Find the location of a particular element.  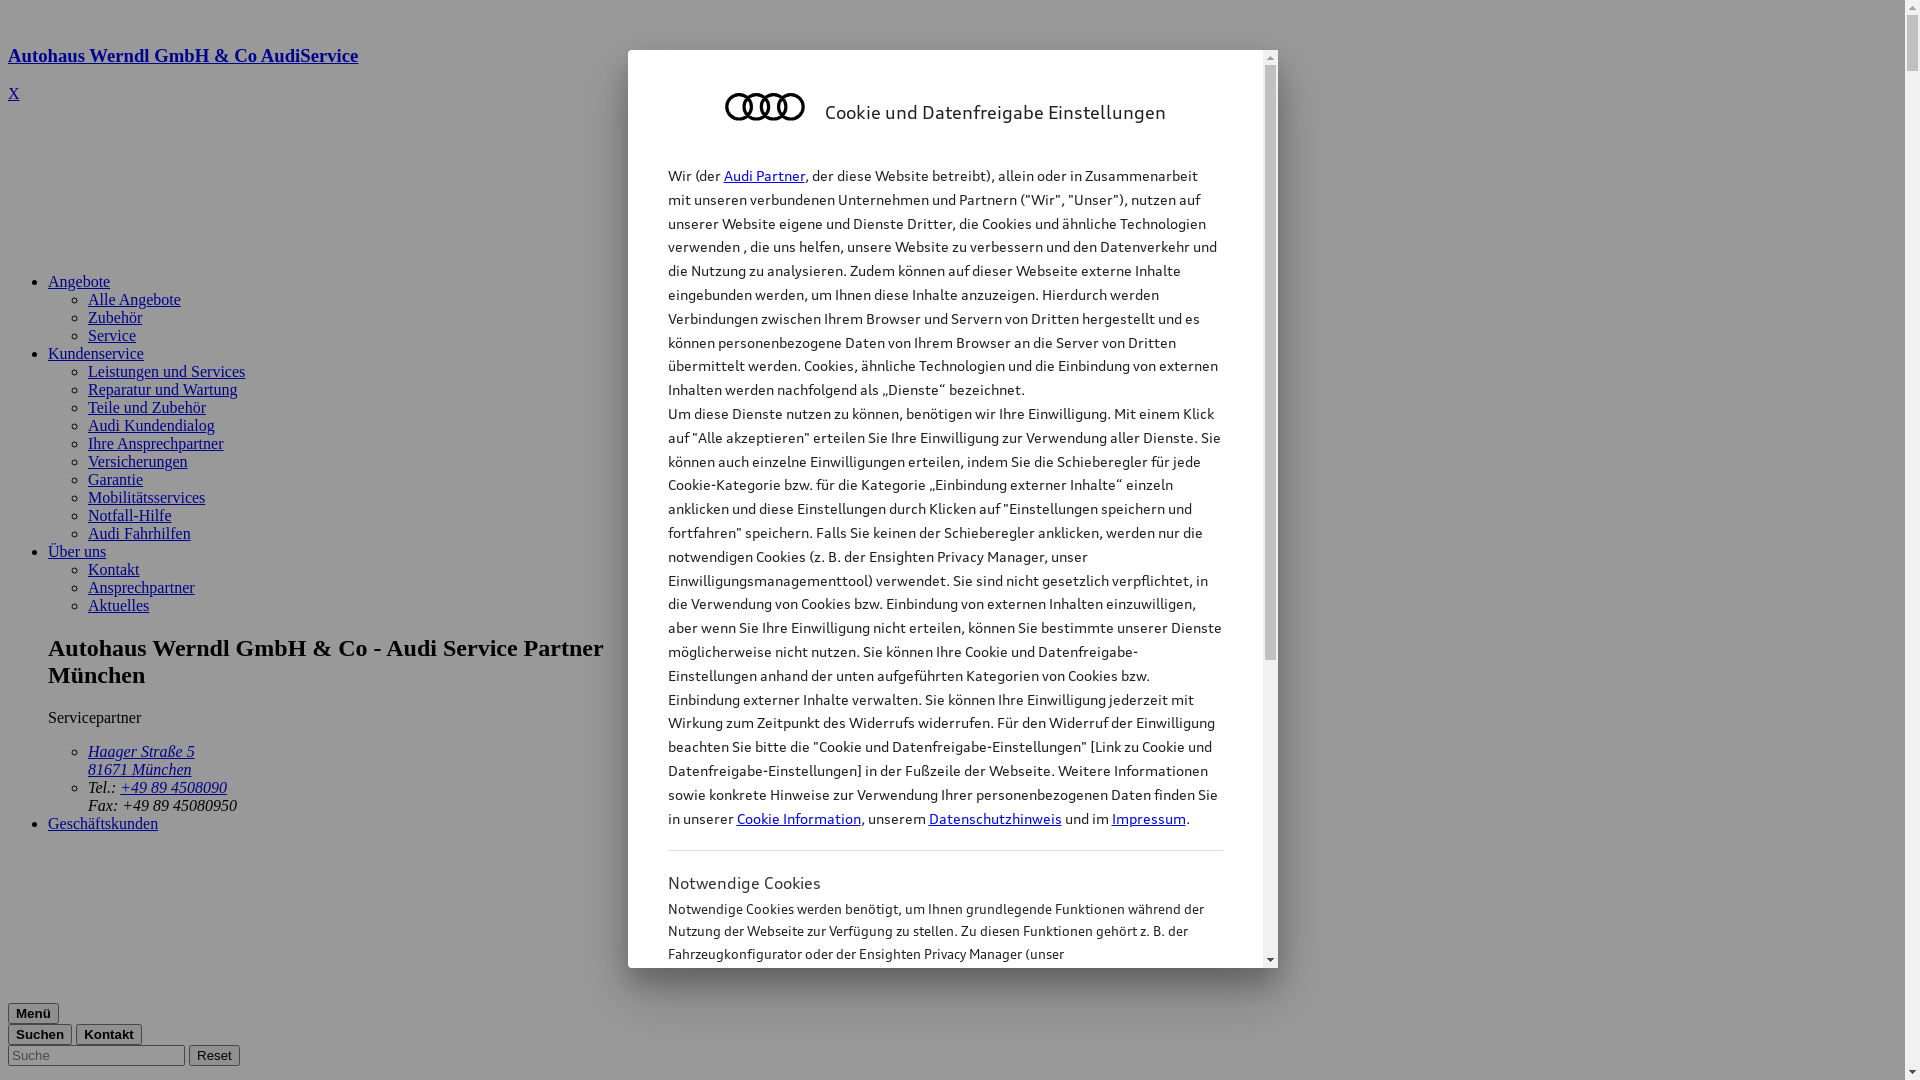

'Garantie' is located at coordinates (86, 479).